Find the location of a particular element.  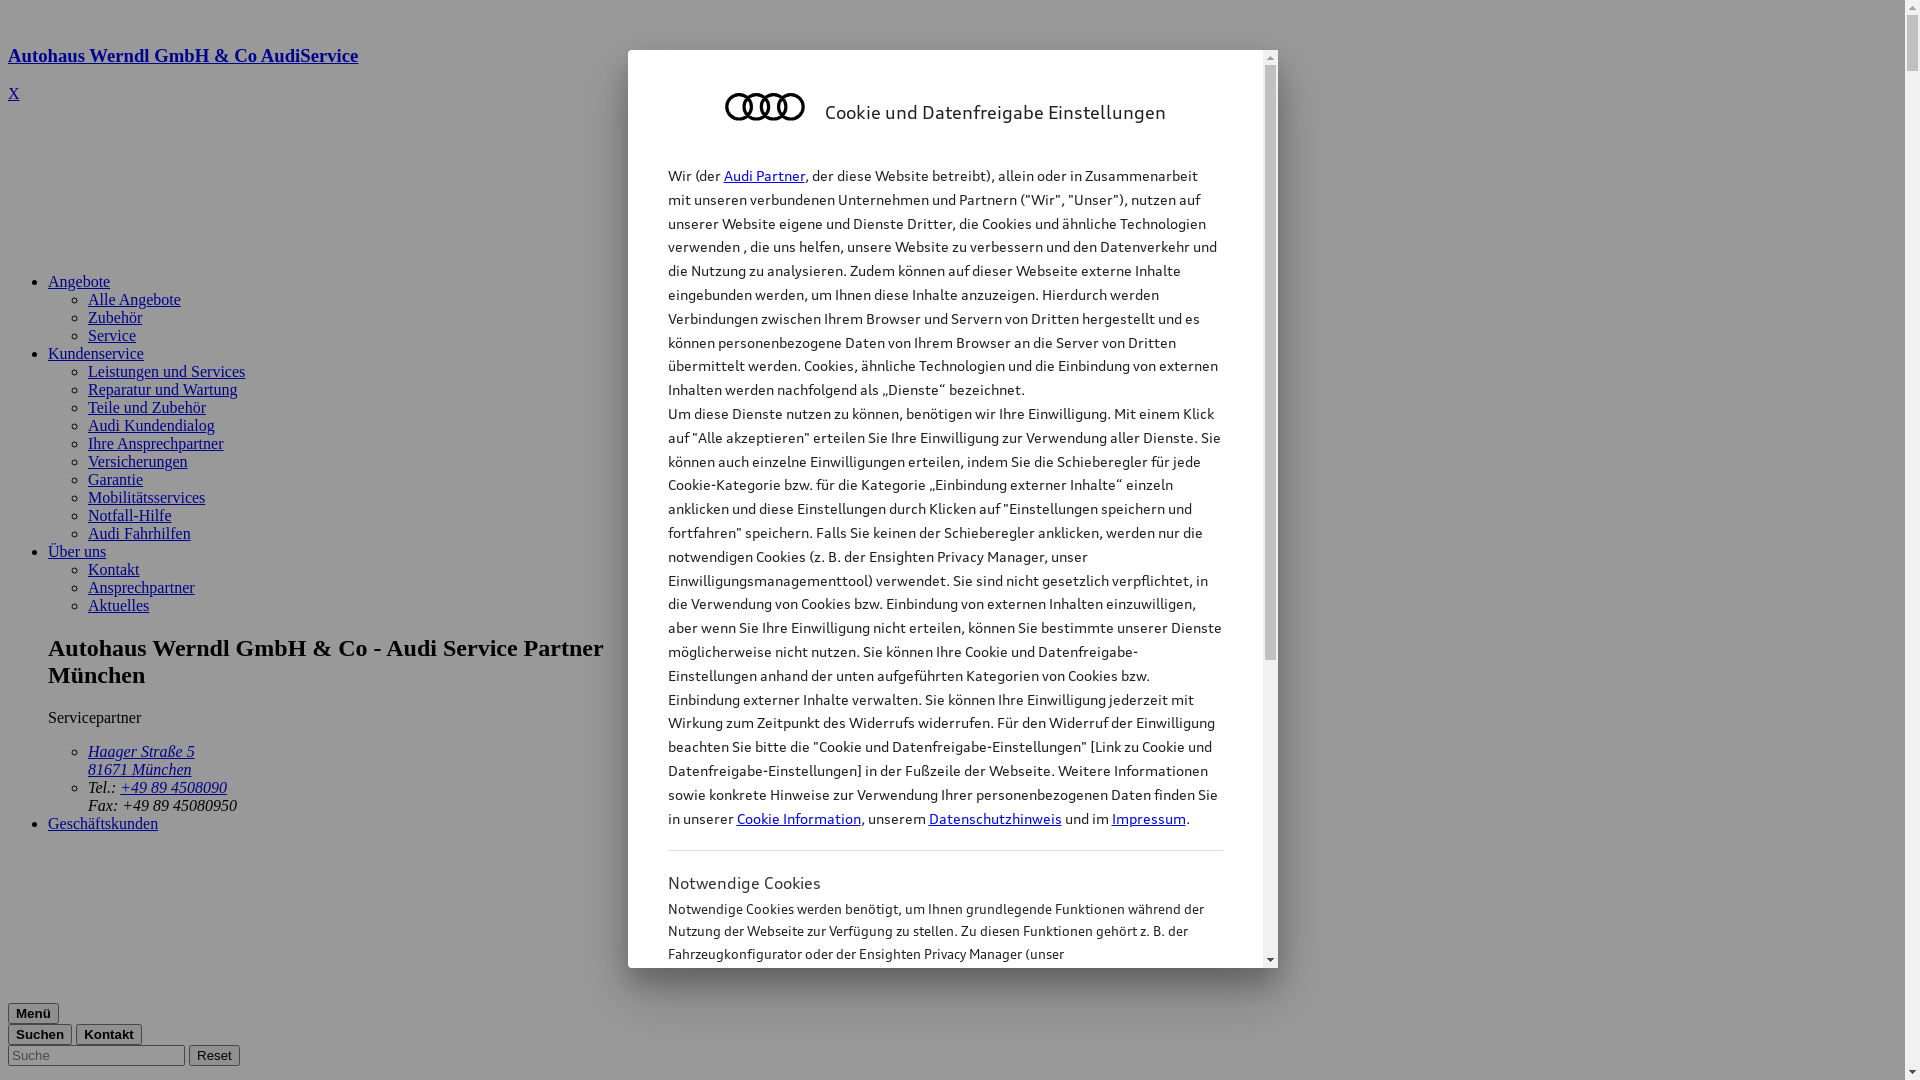

'Garantie' is located at coordinates (86, 479).